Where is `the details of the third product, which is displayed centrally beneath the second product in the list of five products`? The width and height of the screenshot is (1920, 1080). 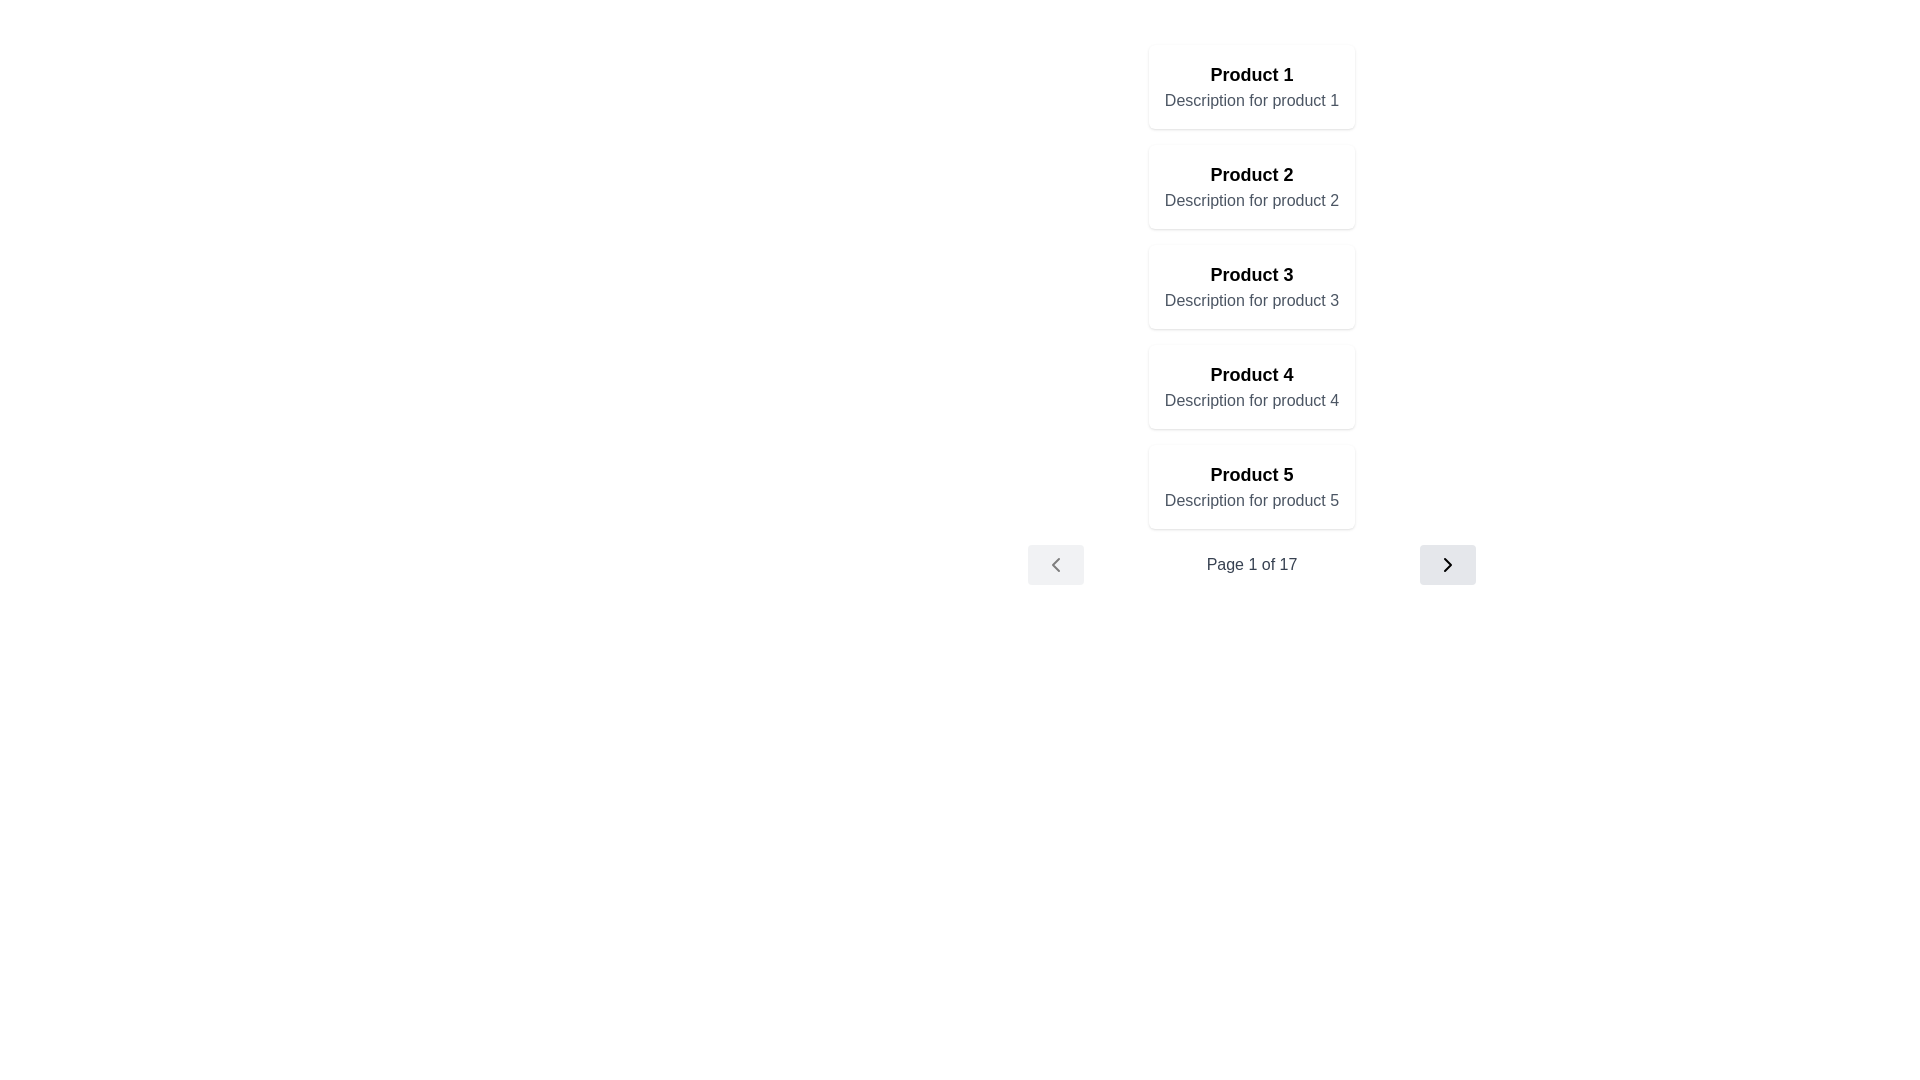
the details of the third product, which is displayed centrally beneath the second product in the list of five products is located at coordinates (1251, 286).